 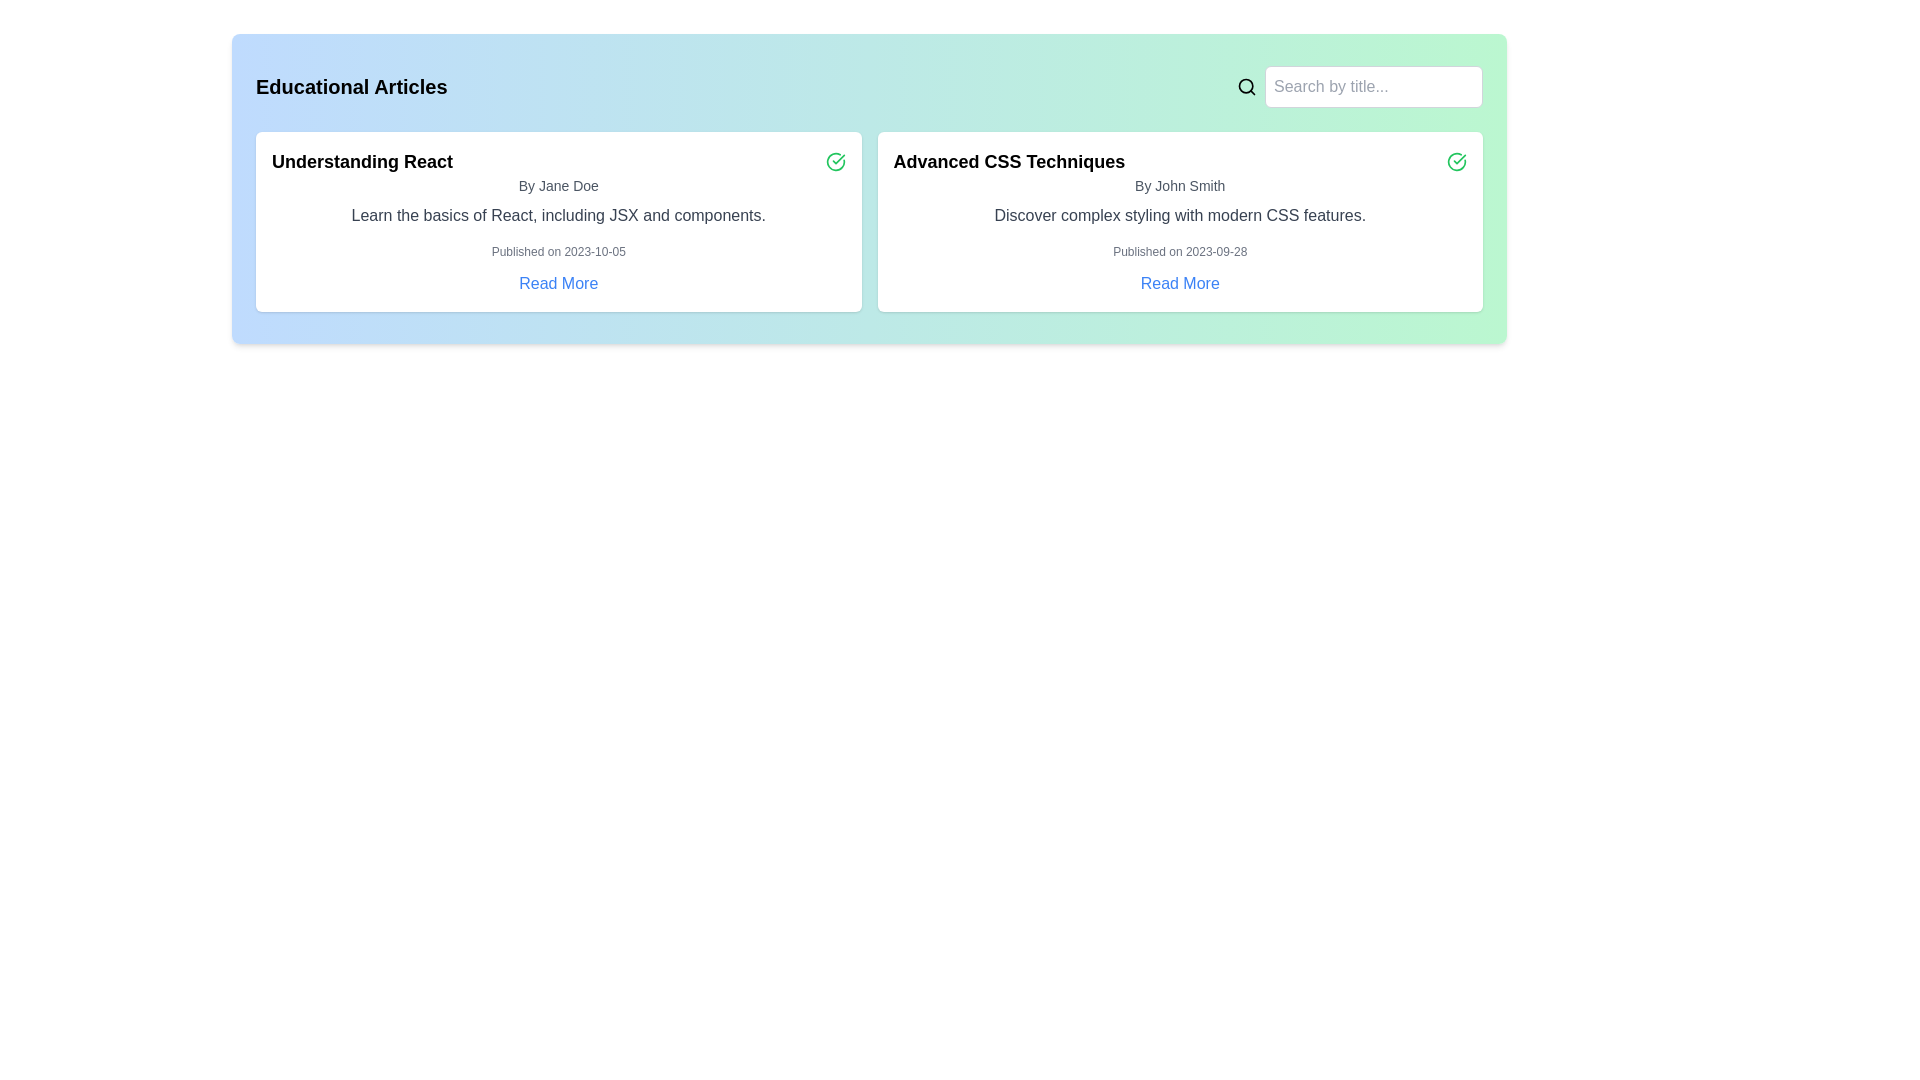 I want to click on the text label that serves as a heading for the article or content section, positioned near the top-left corner of the left card in a horizontally aligned layout, so click(x=362, y=161).